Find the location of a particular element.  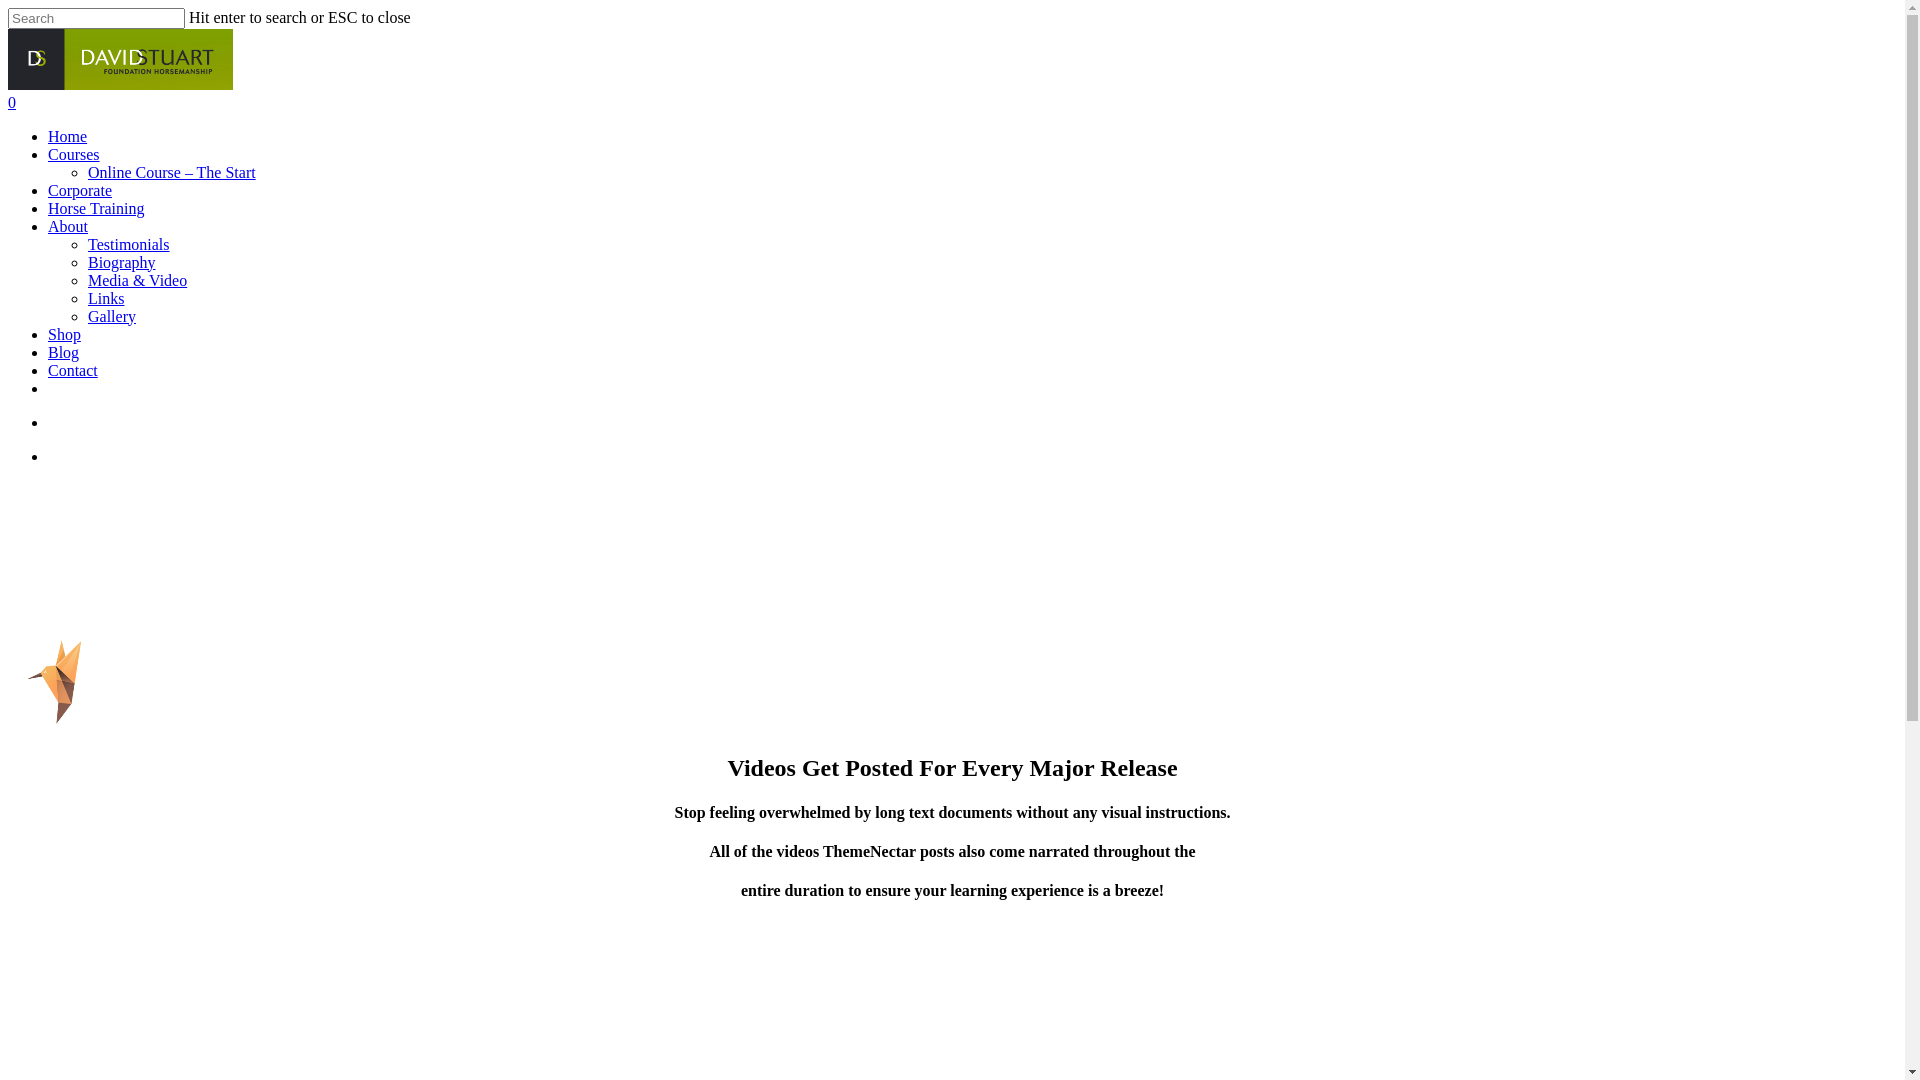

'Gallery' is located at coordinates (110, 315).